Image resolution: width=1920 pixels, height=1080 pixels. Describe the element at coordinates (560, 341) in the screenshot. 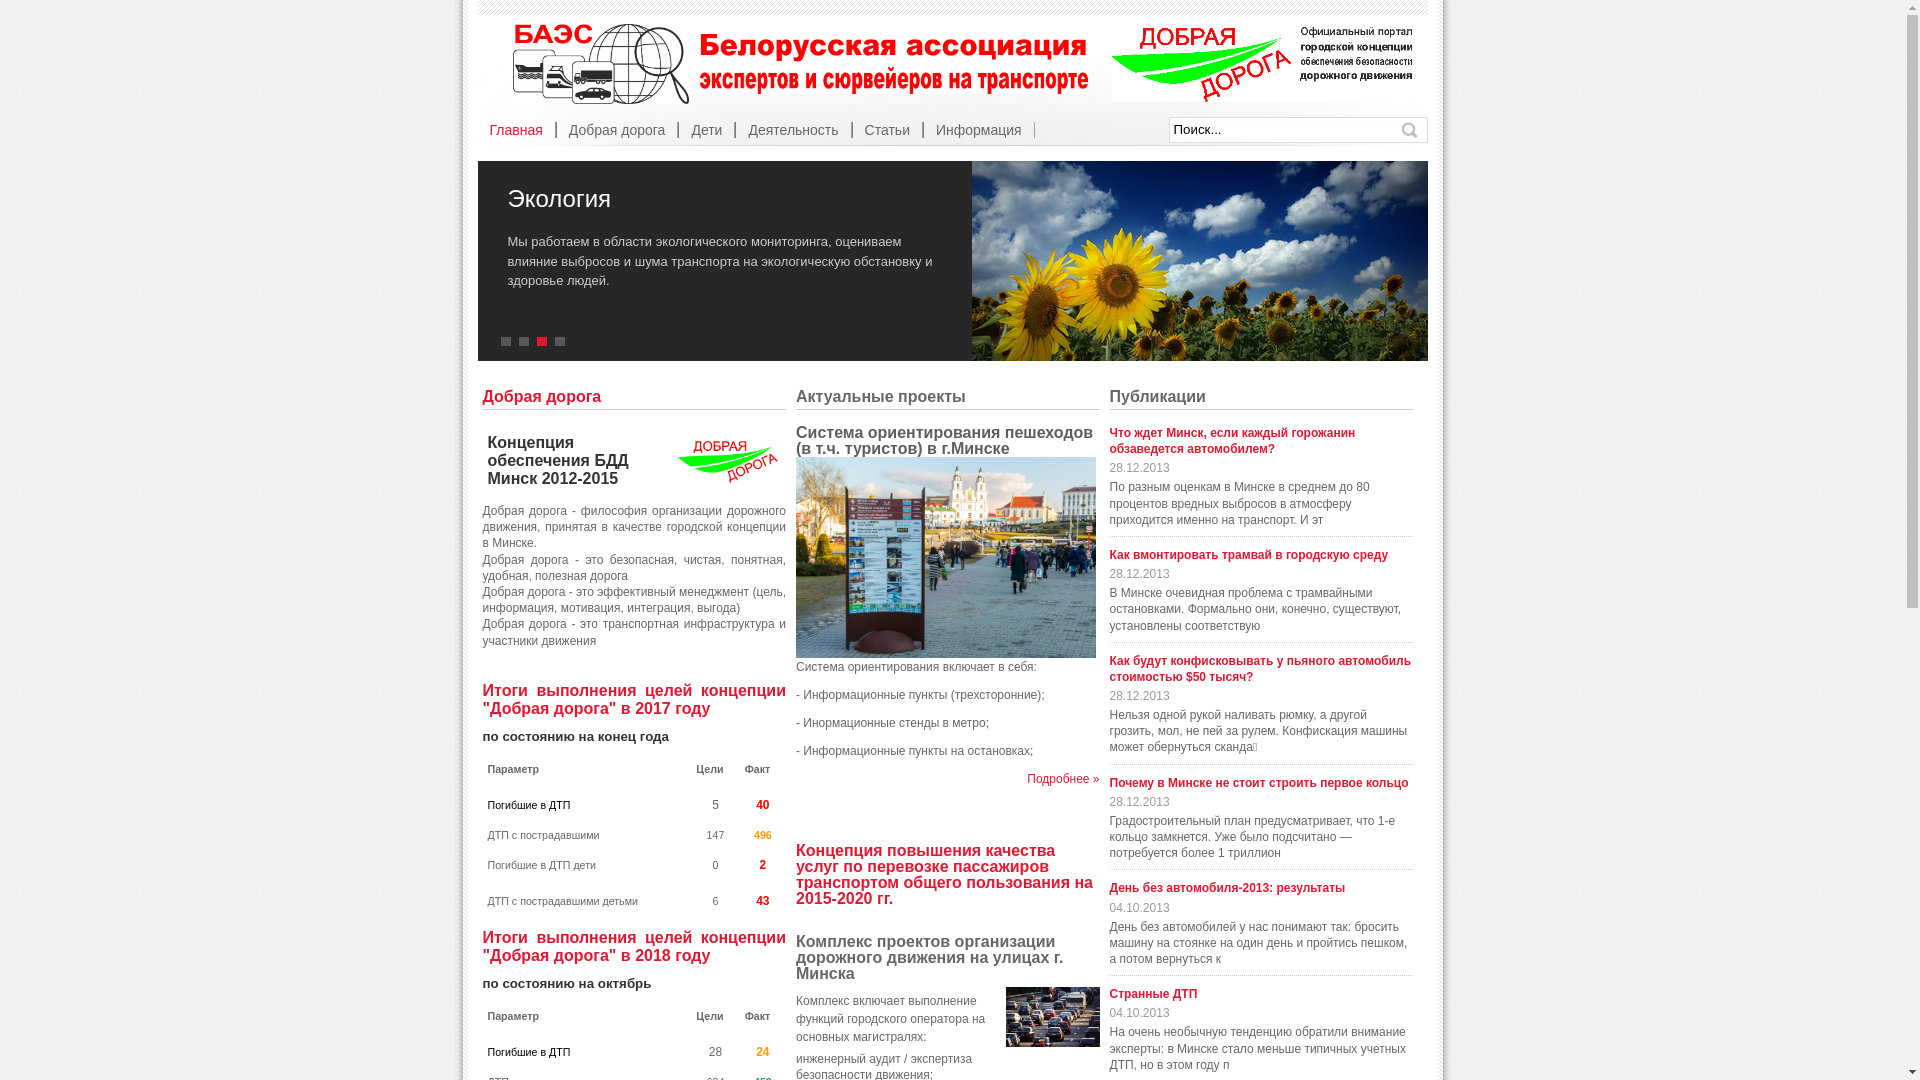

I see `'4'` at that location.